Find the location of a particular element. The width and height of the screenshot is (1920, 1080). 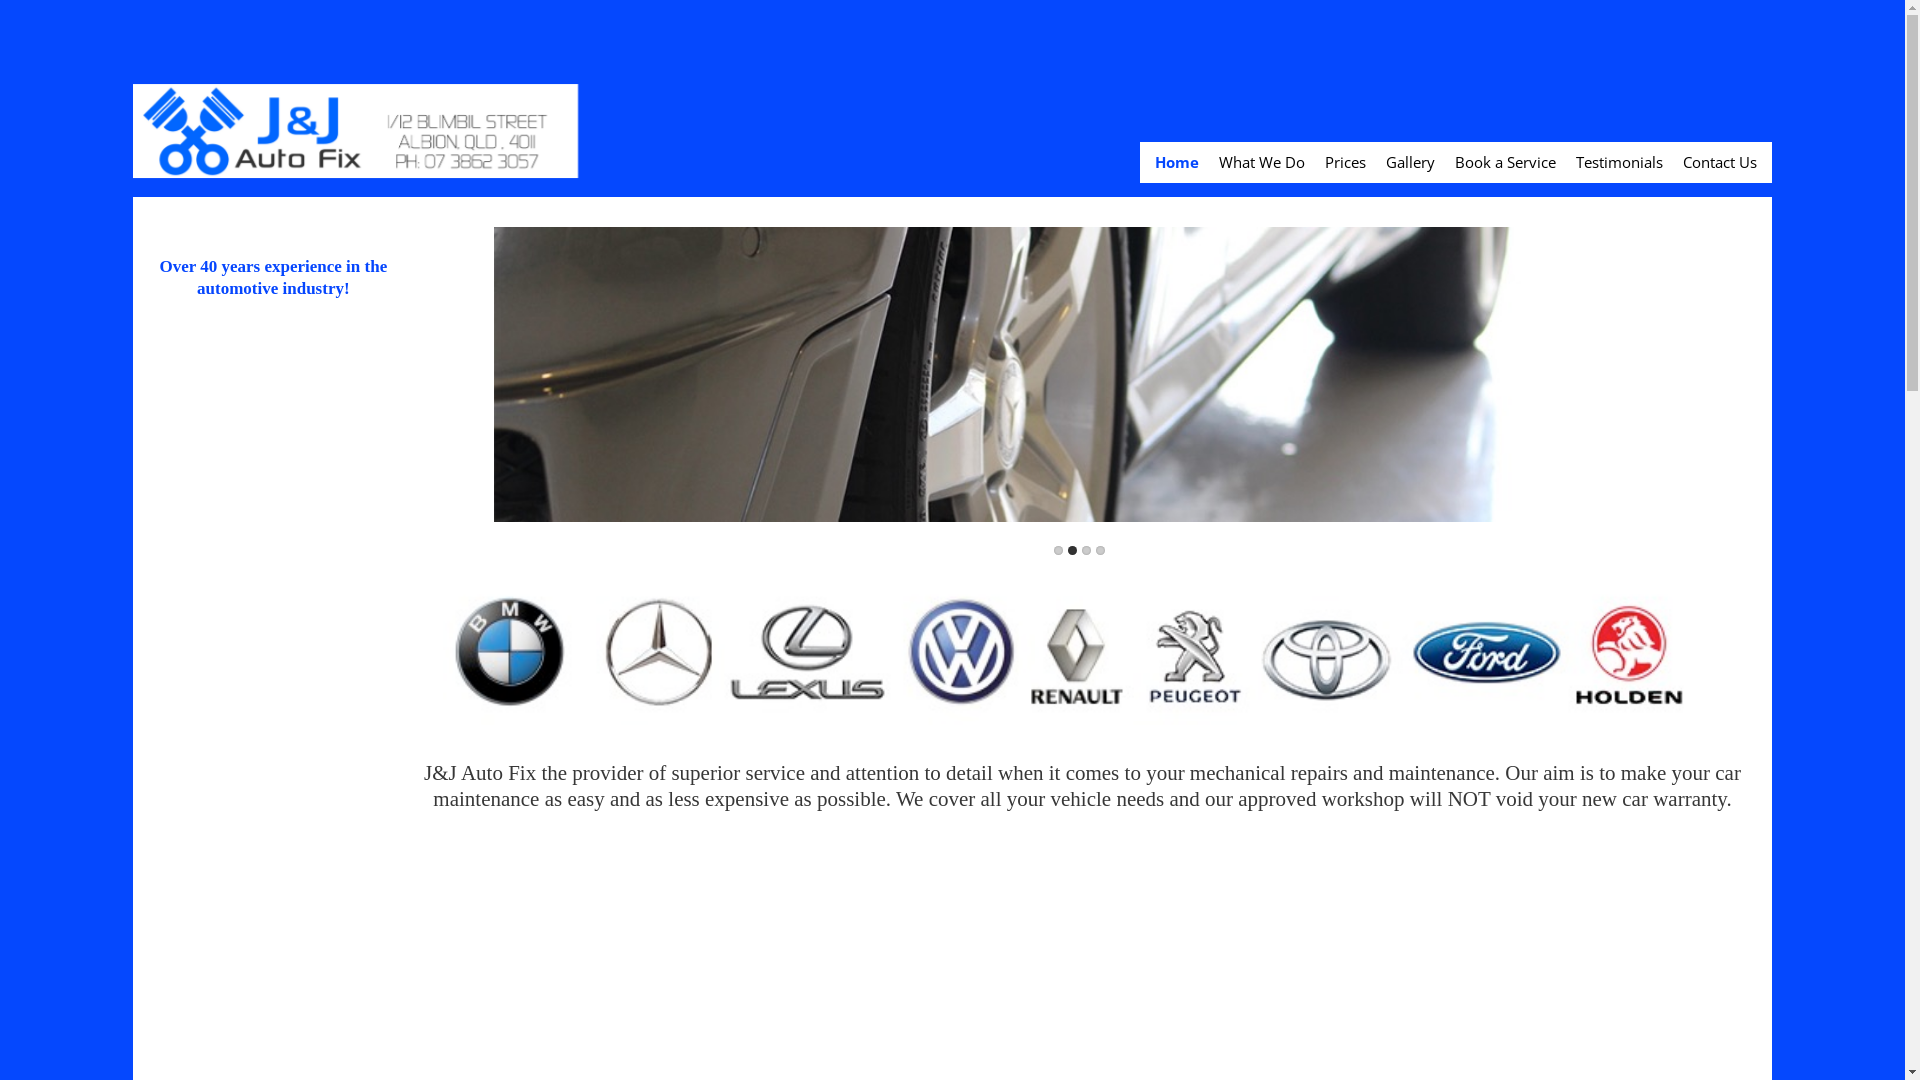

'1' is located at coordinates (1057, 550).